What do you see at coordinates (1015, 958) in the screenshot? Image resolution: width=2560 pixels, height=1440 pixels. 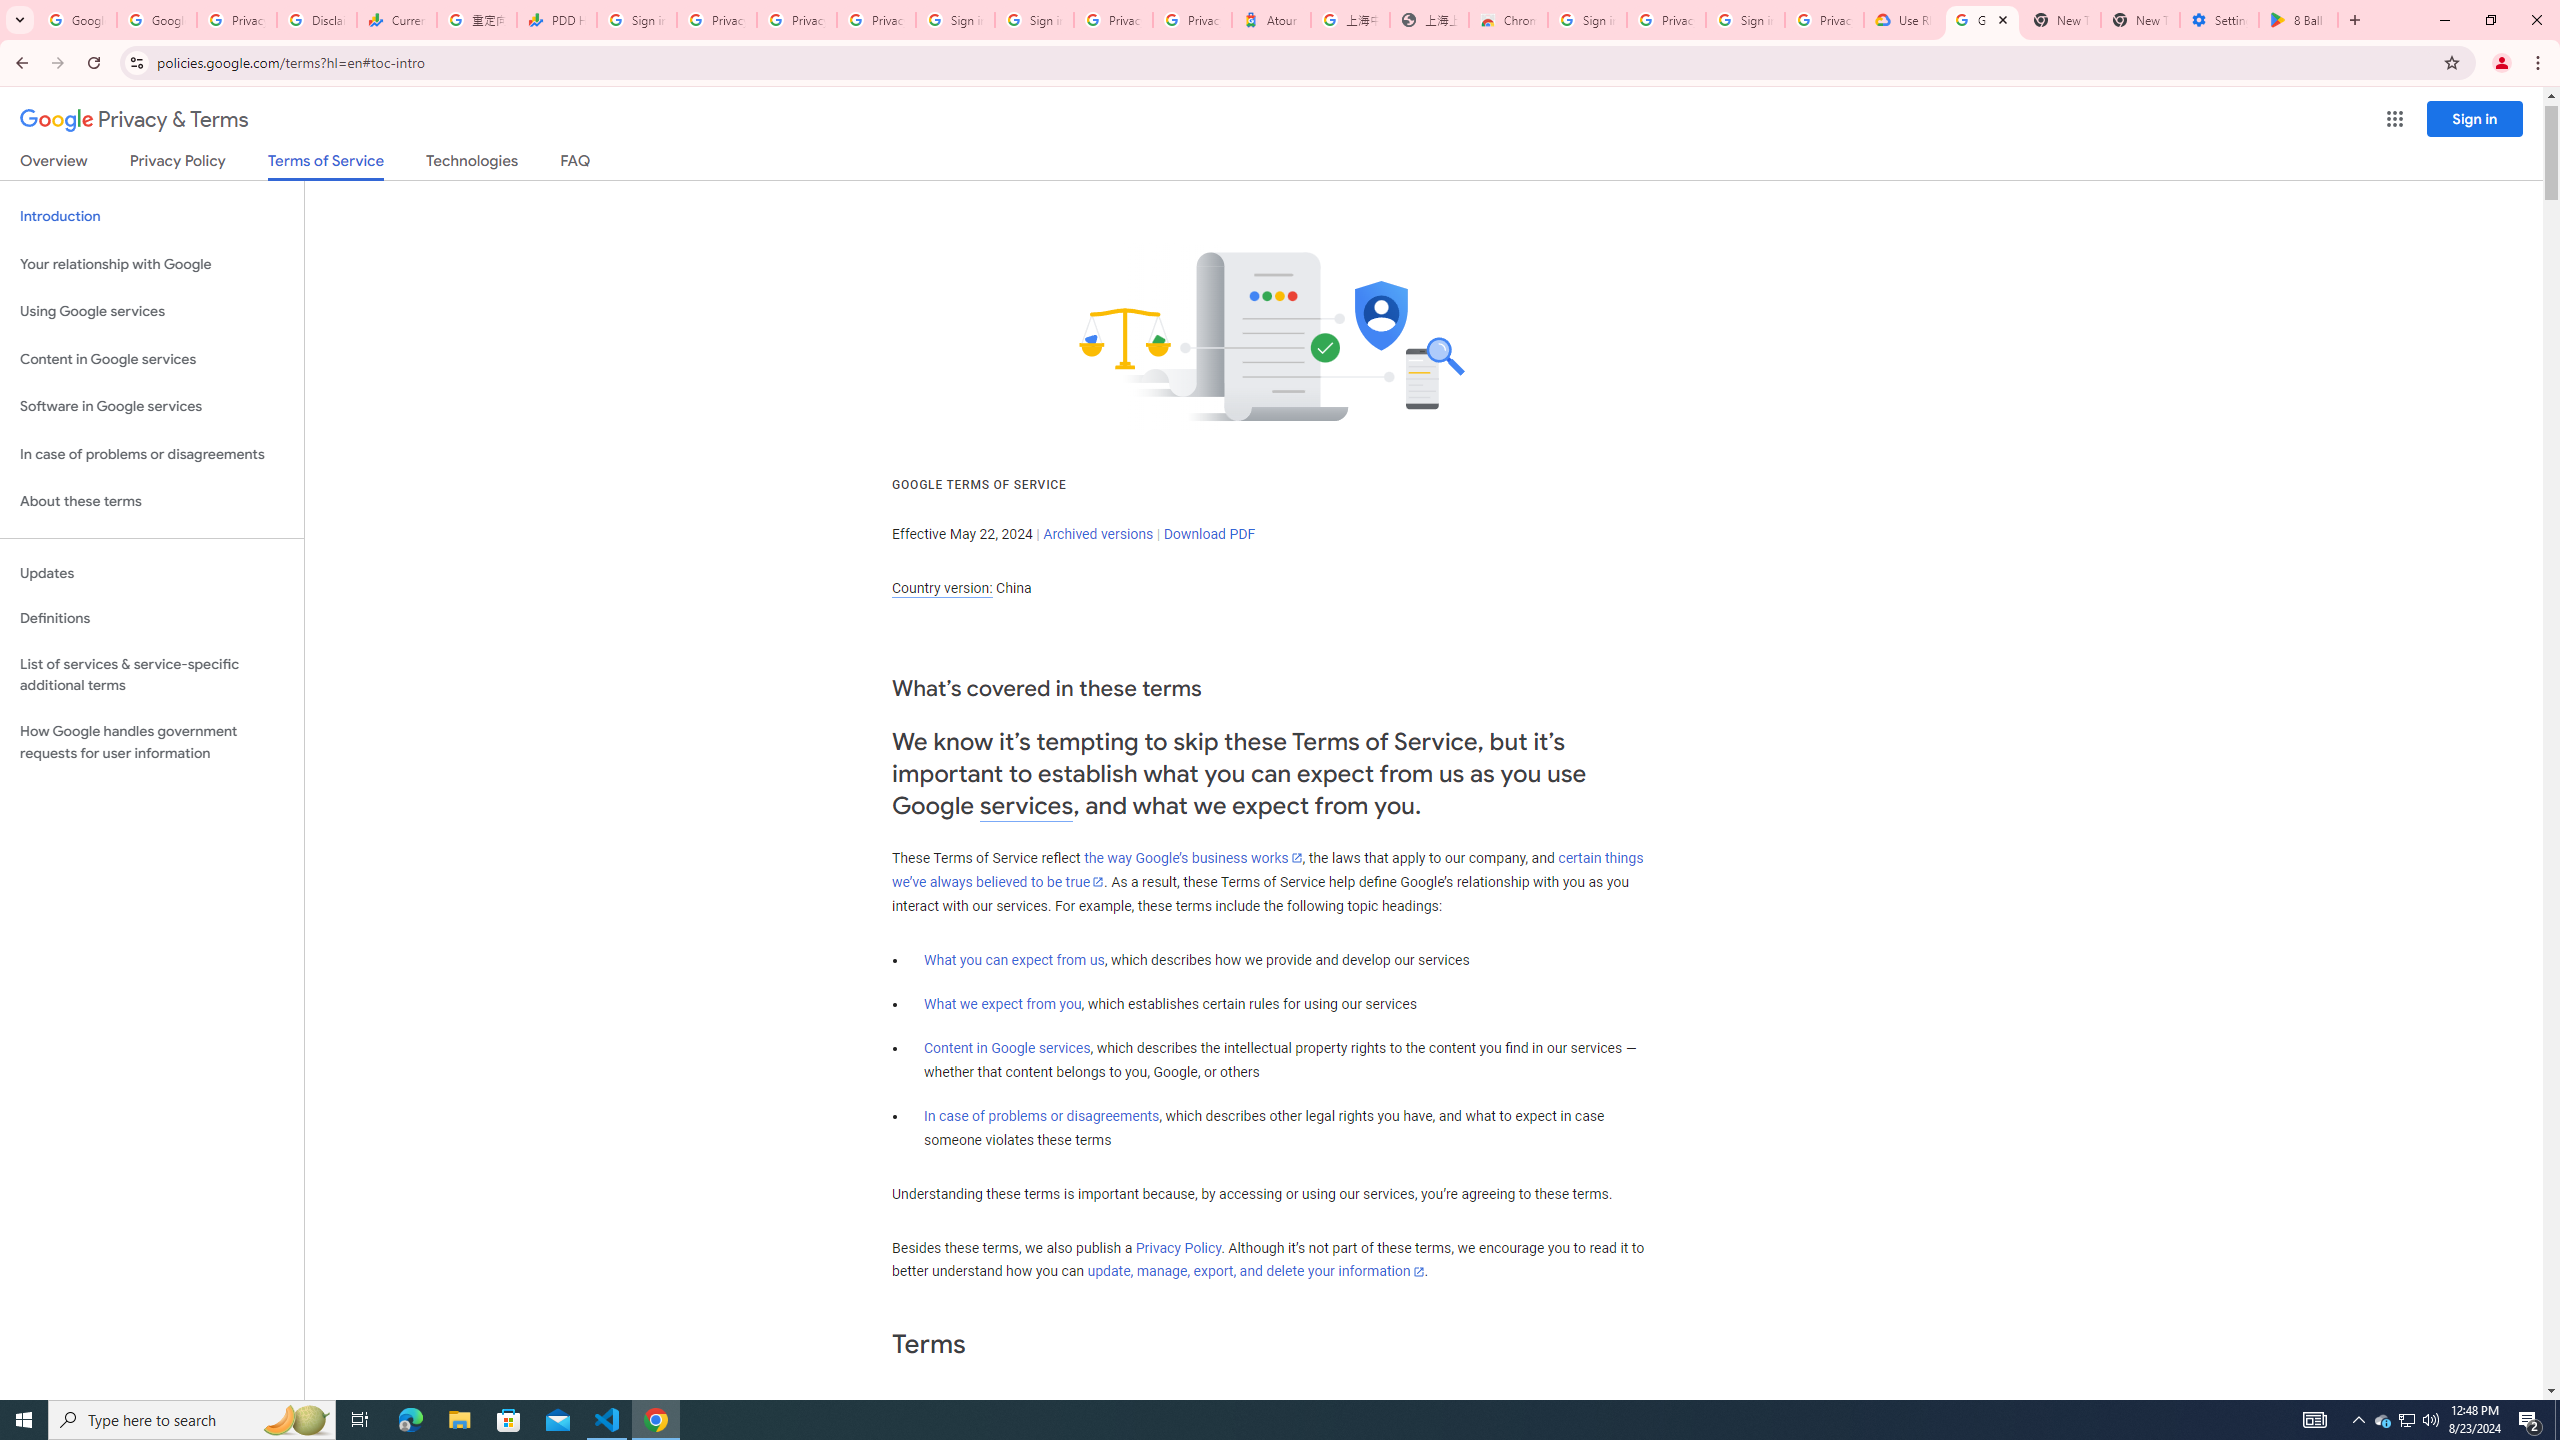 I see `'What you can expect from us'` at bounding box center [1015, 958].